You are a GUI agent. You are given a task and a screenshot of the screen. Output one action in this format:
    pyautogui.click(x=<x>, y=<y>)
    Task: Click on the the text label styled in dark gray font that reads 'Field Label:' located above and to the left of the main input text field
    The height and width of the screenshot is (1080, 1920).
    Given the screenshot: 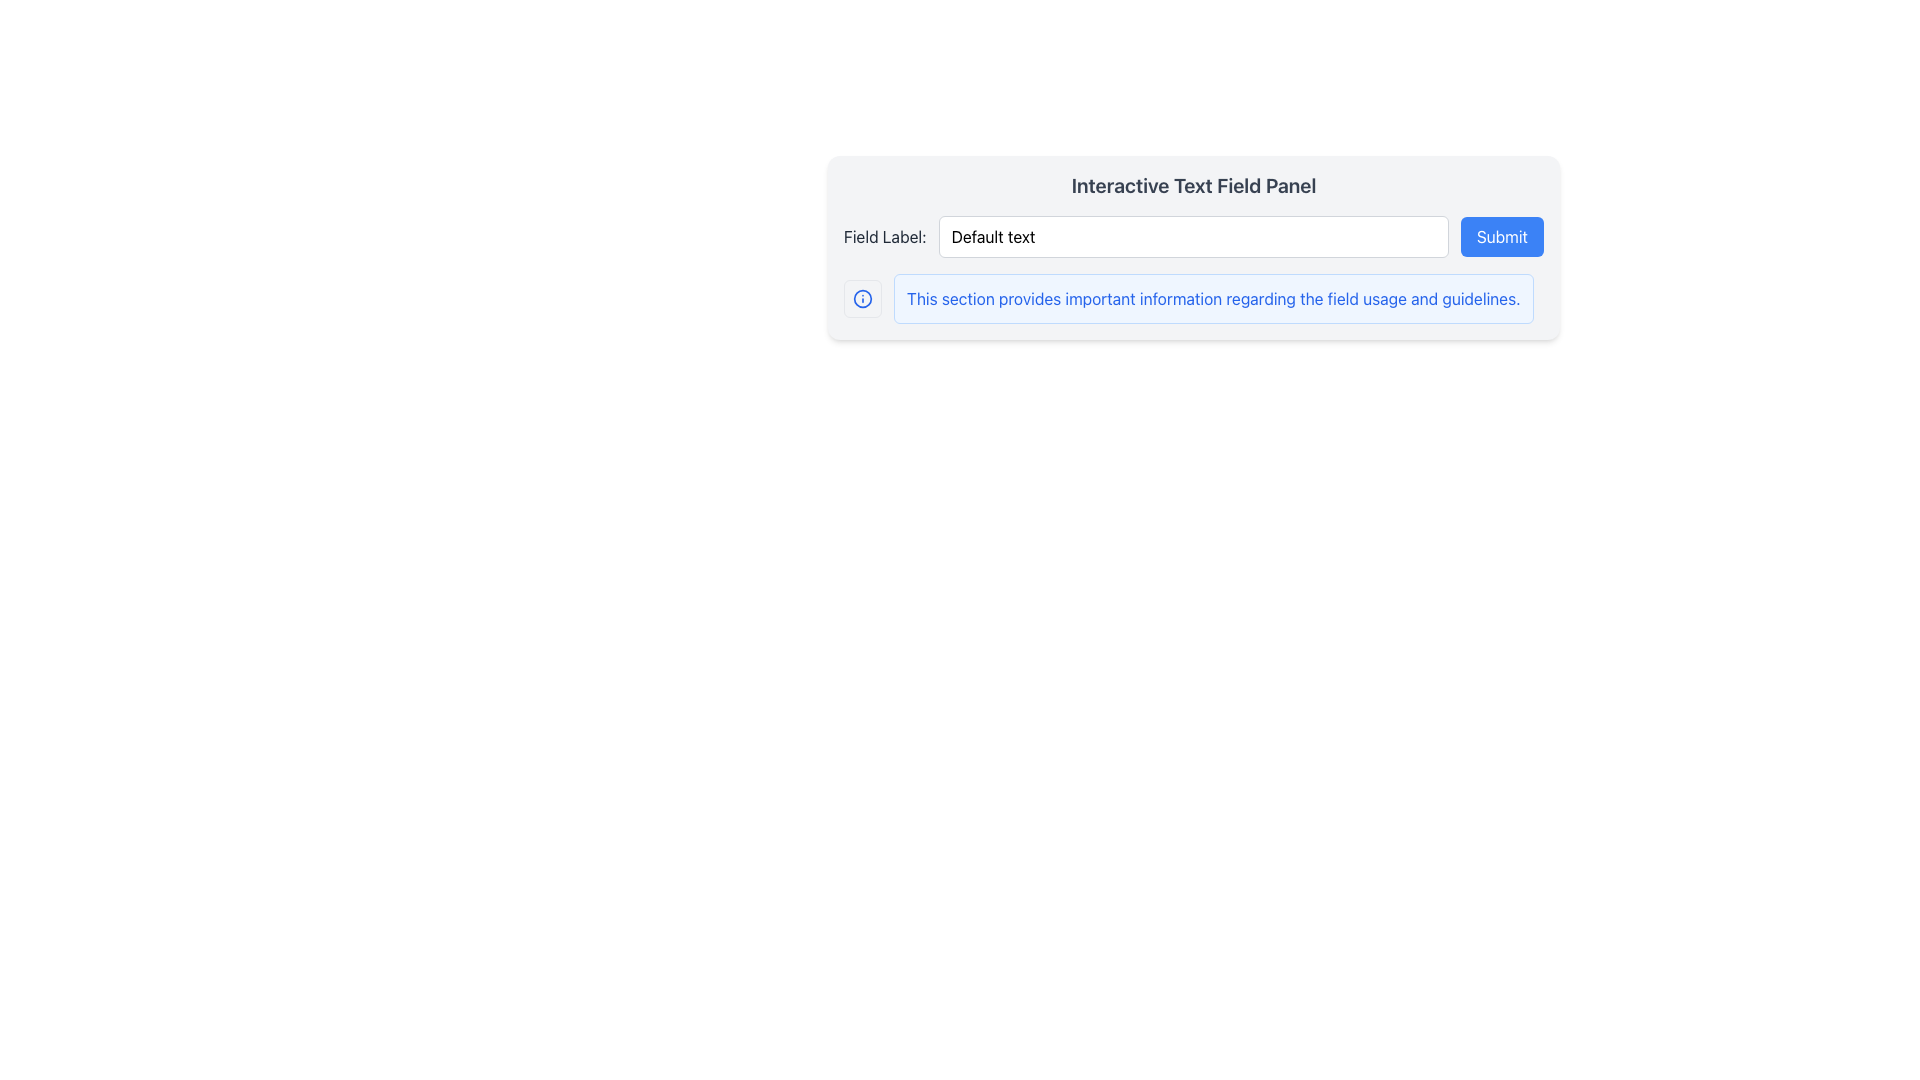 What is the action you would take?
    pyautogui.click(x=884, y=235)
    